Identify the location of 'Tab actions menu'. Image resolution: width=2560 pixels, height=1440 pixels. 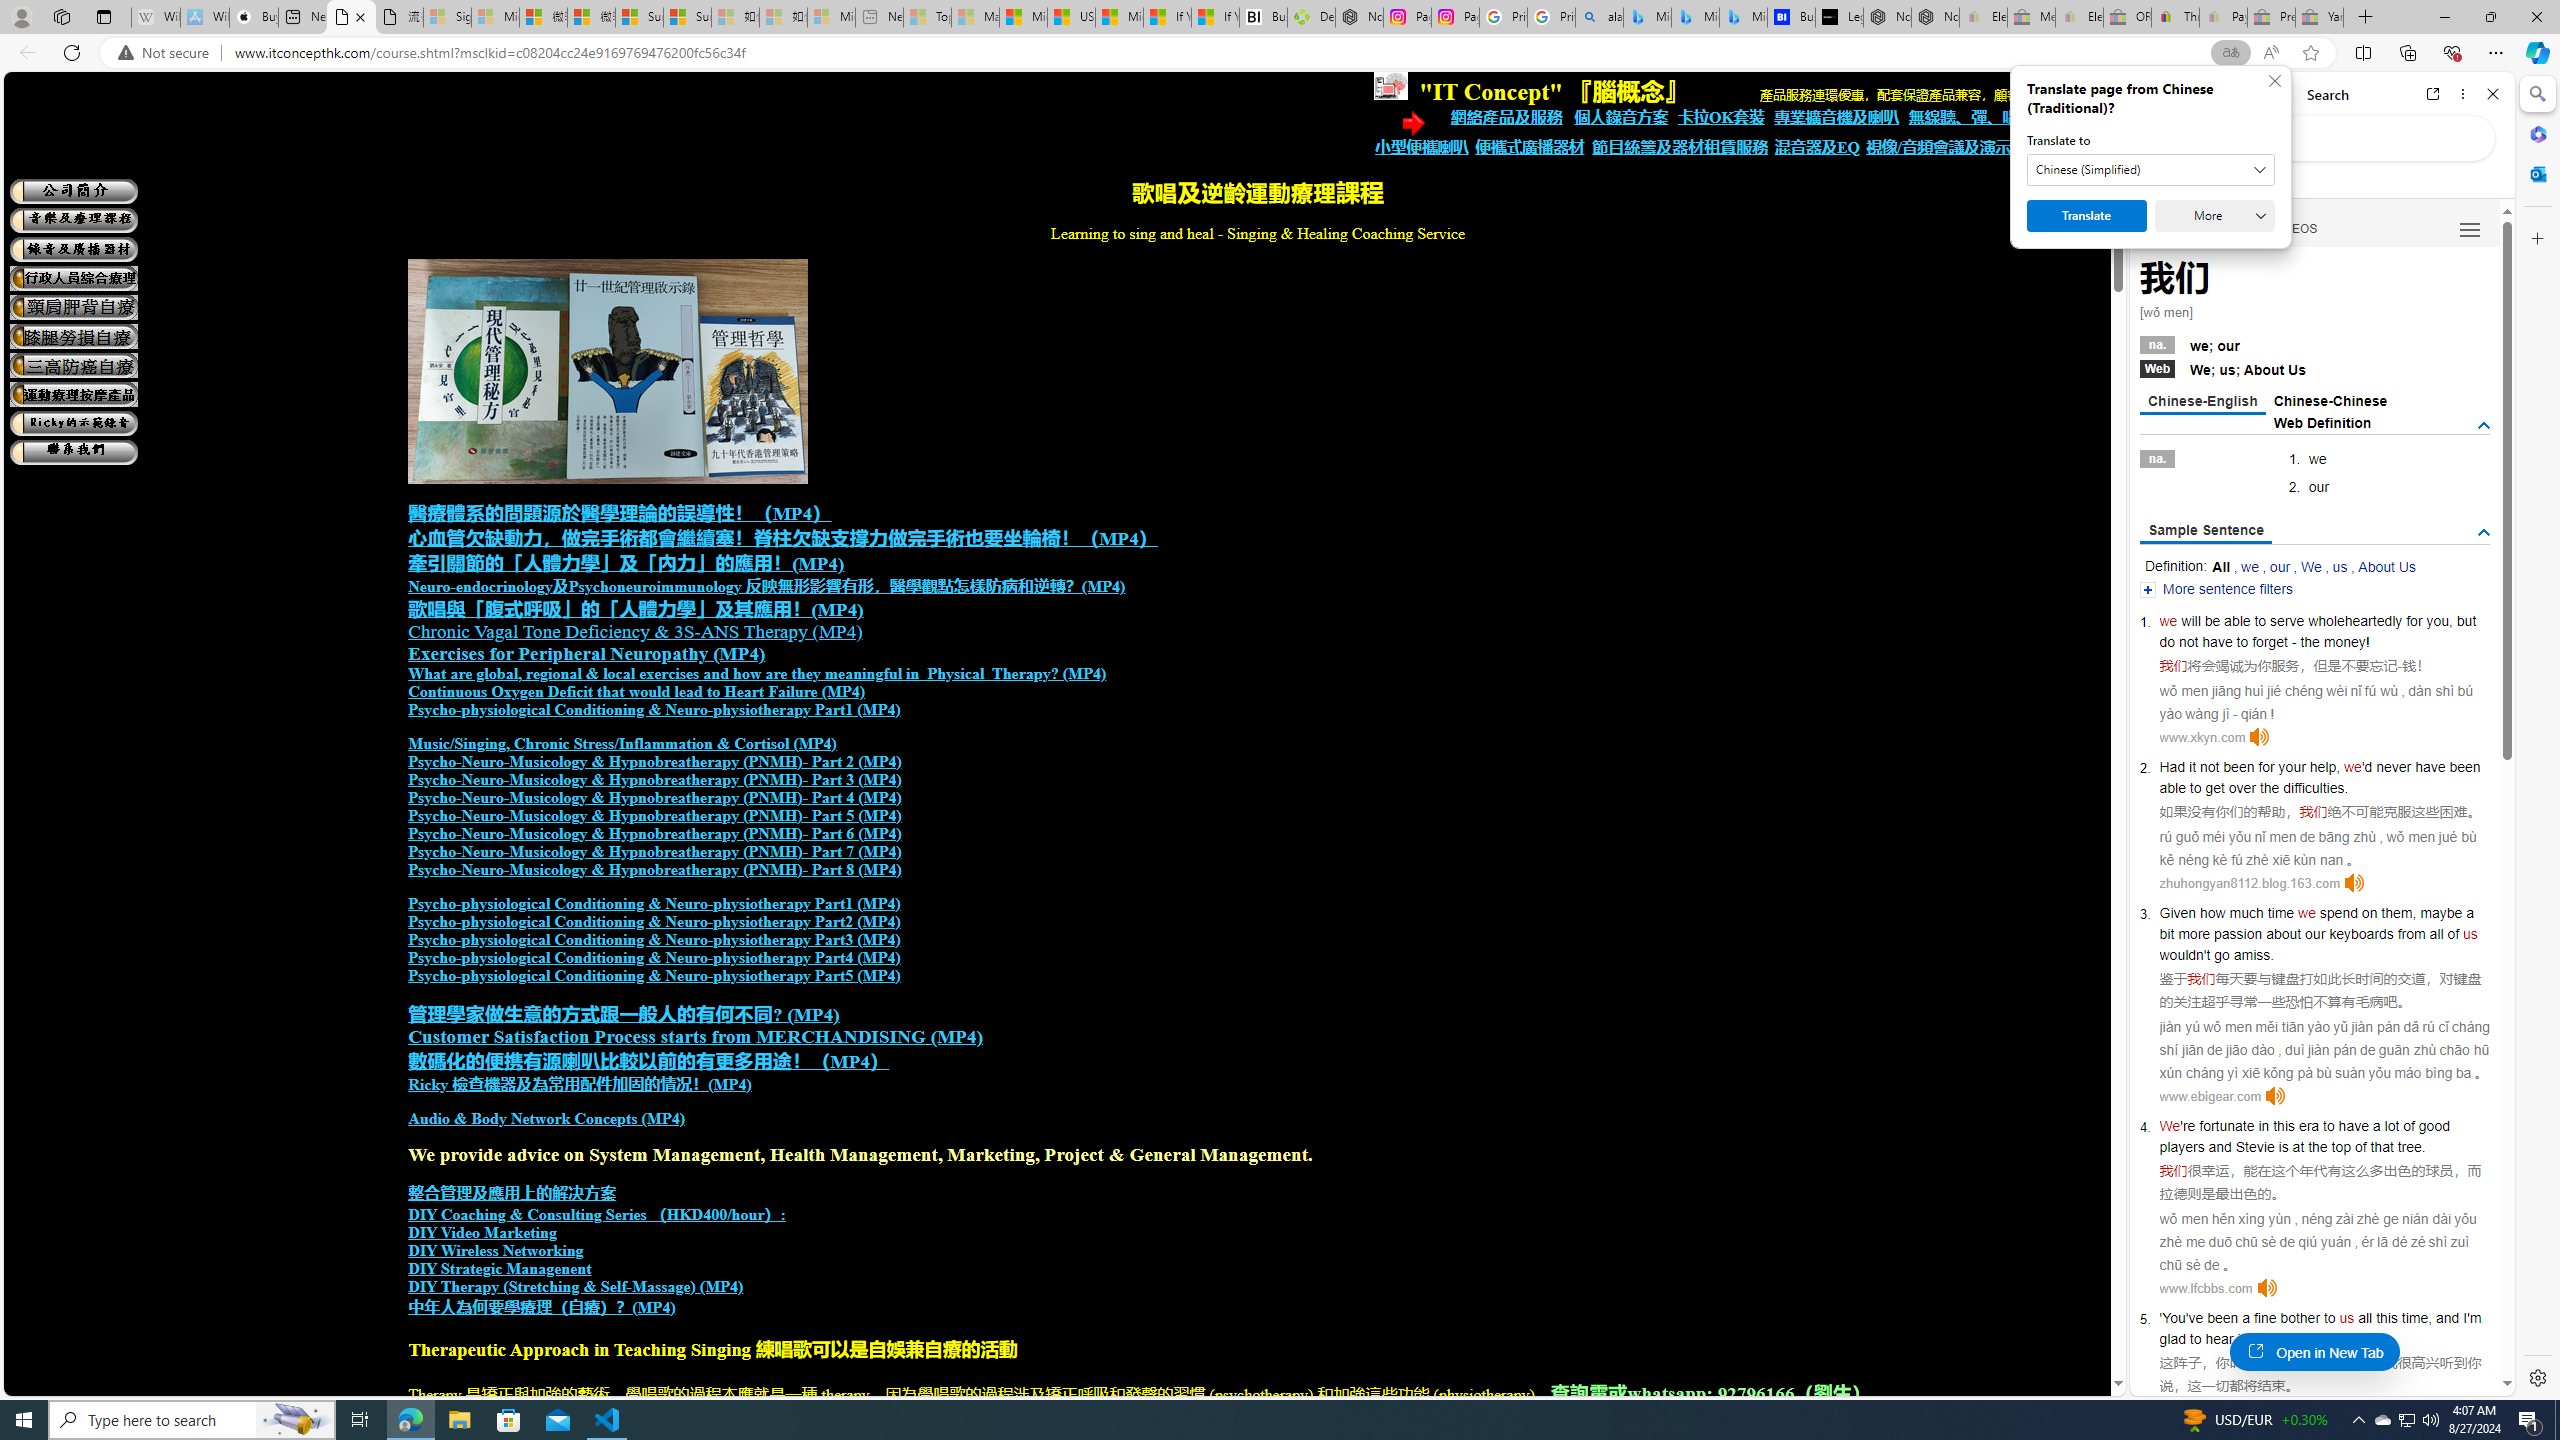
(102, 16).